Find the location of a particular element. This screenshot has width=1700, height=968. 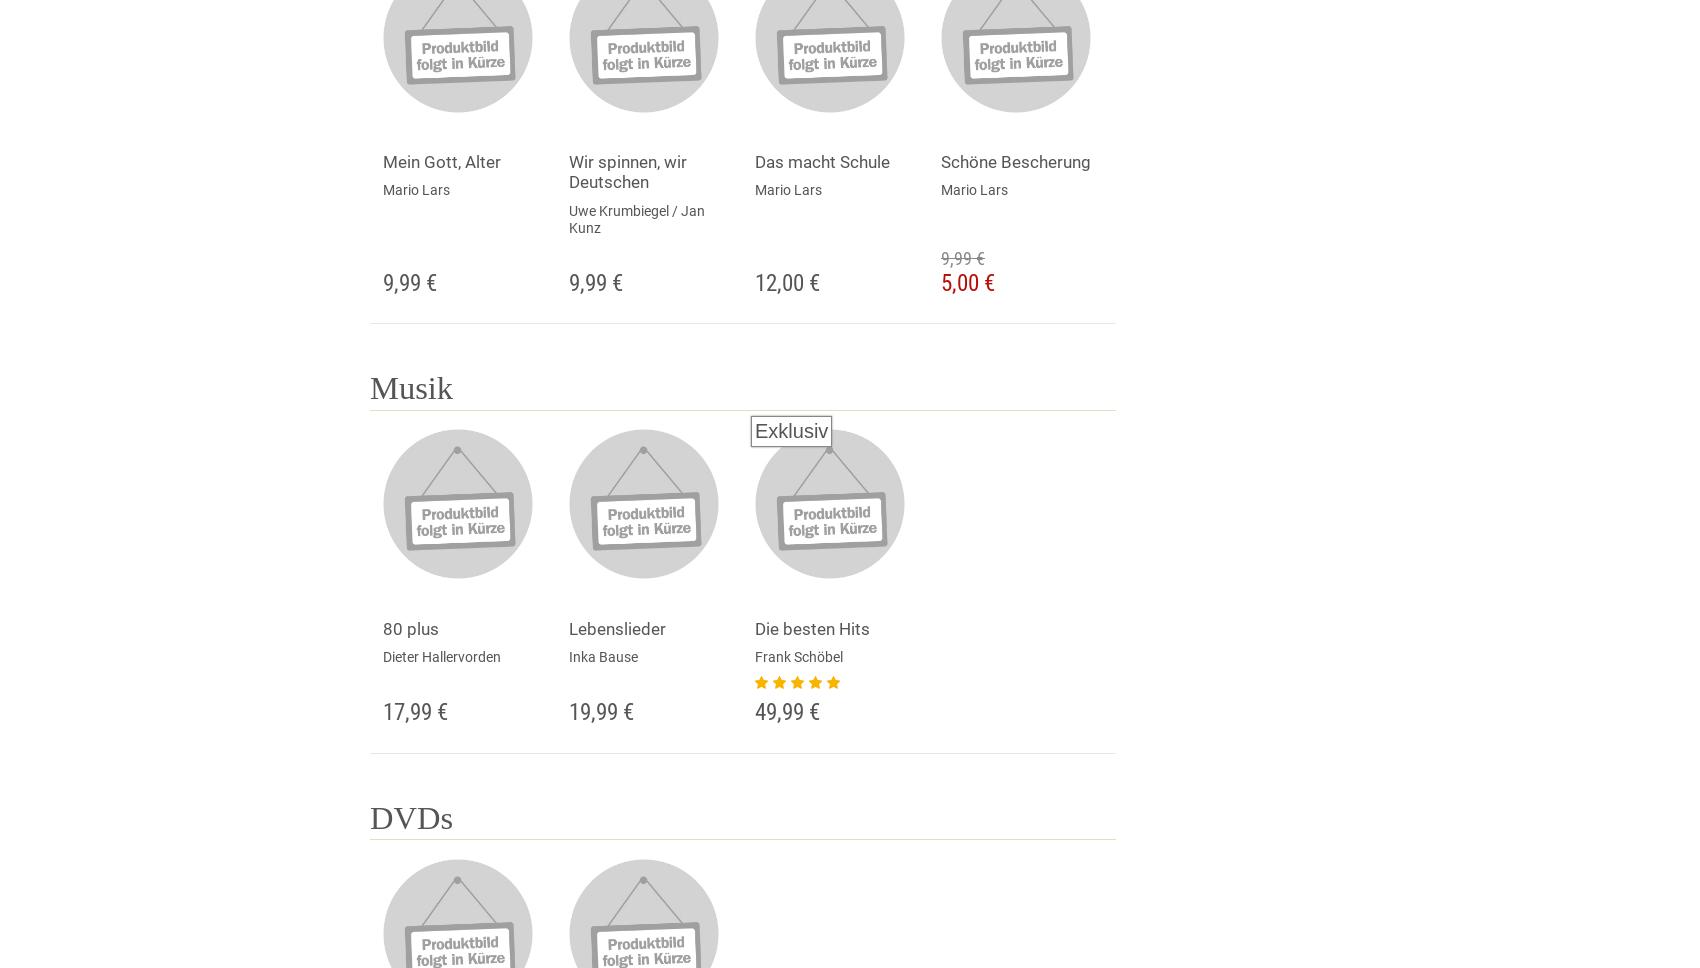

'19,99 €' is located at coordinates (600, 710).